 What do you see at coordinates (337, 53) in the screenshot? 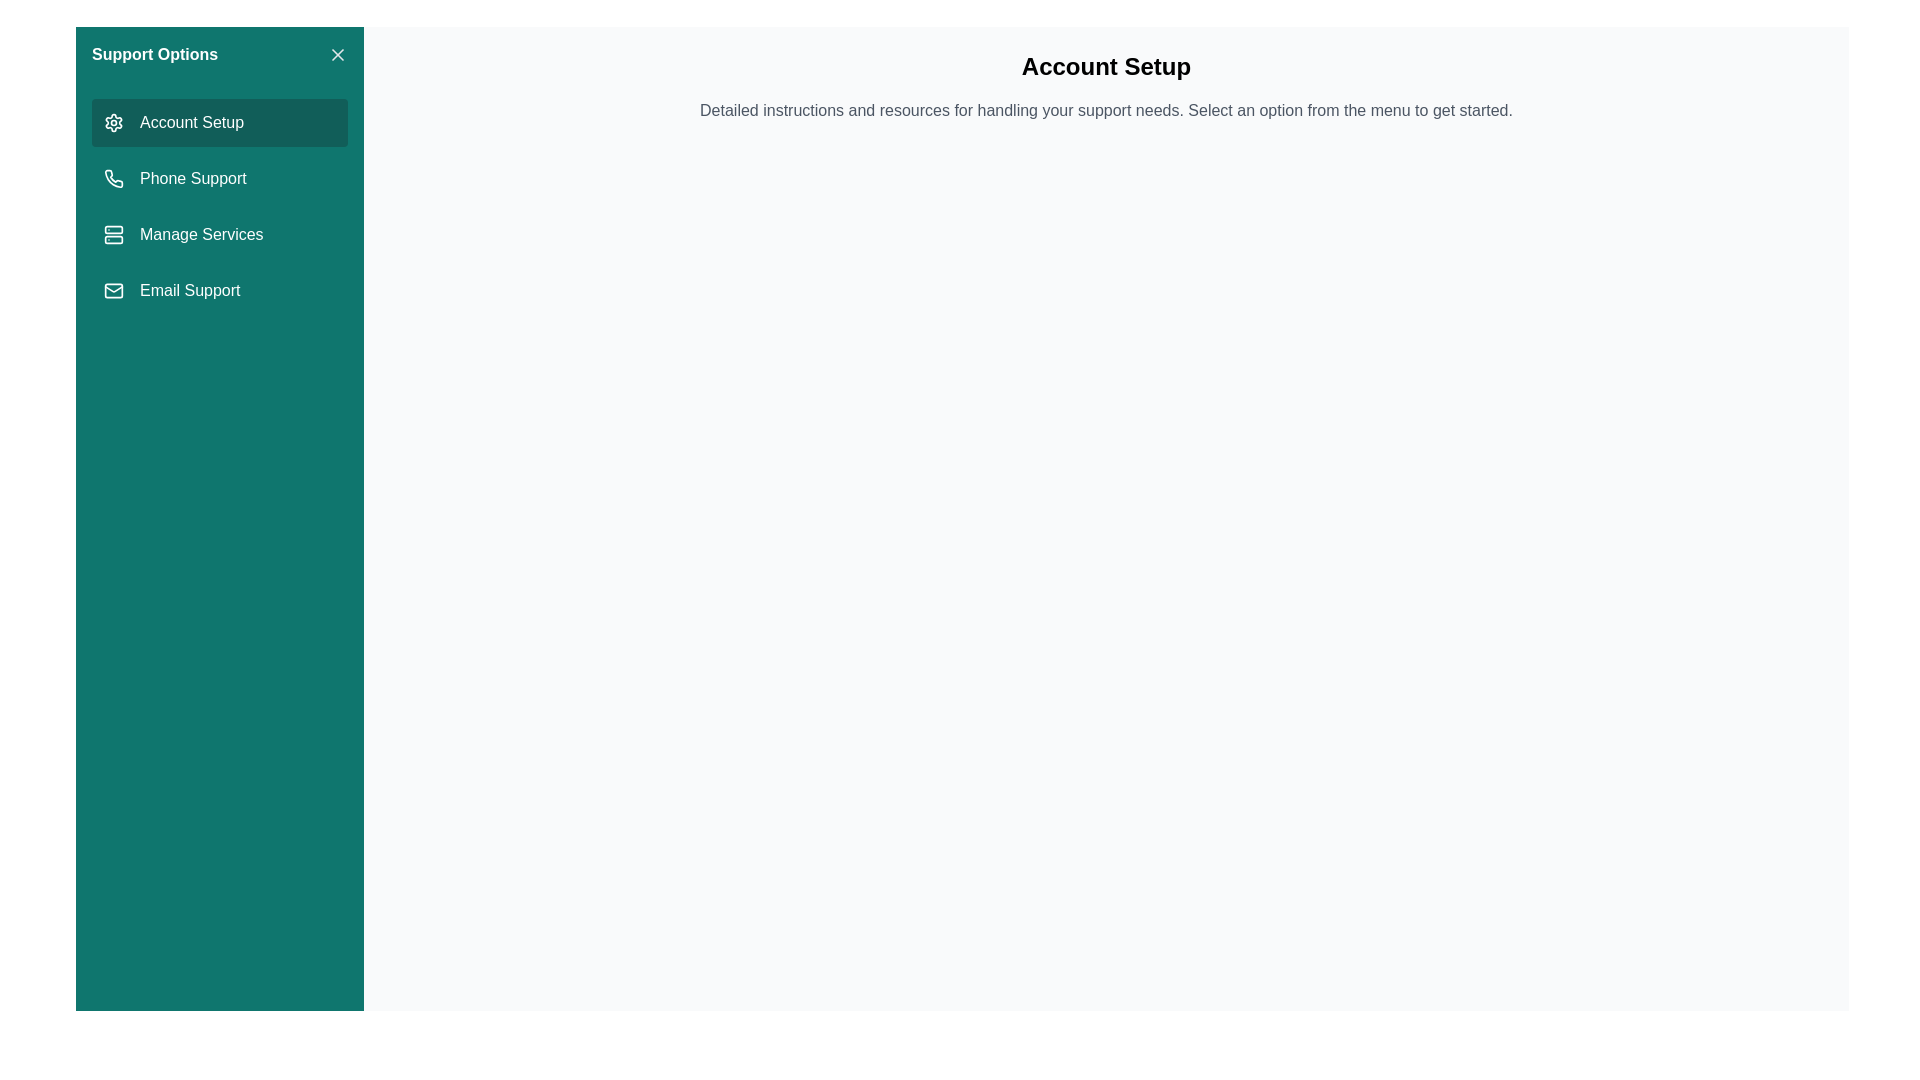
I see `the Close icon, a small cross icon composed of two diagonal lines, located in the top-right area of the left sidebar adjacent to 'Support Options'` at bounding box center [337, 53].